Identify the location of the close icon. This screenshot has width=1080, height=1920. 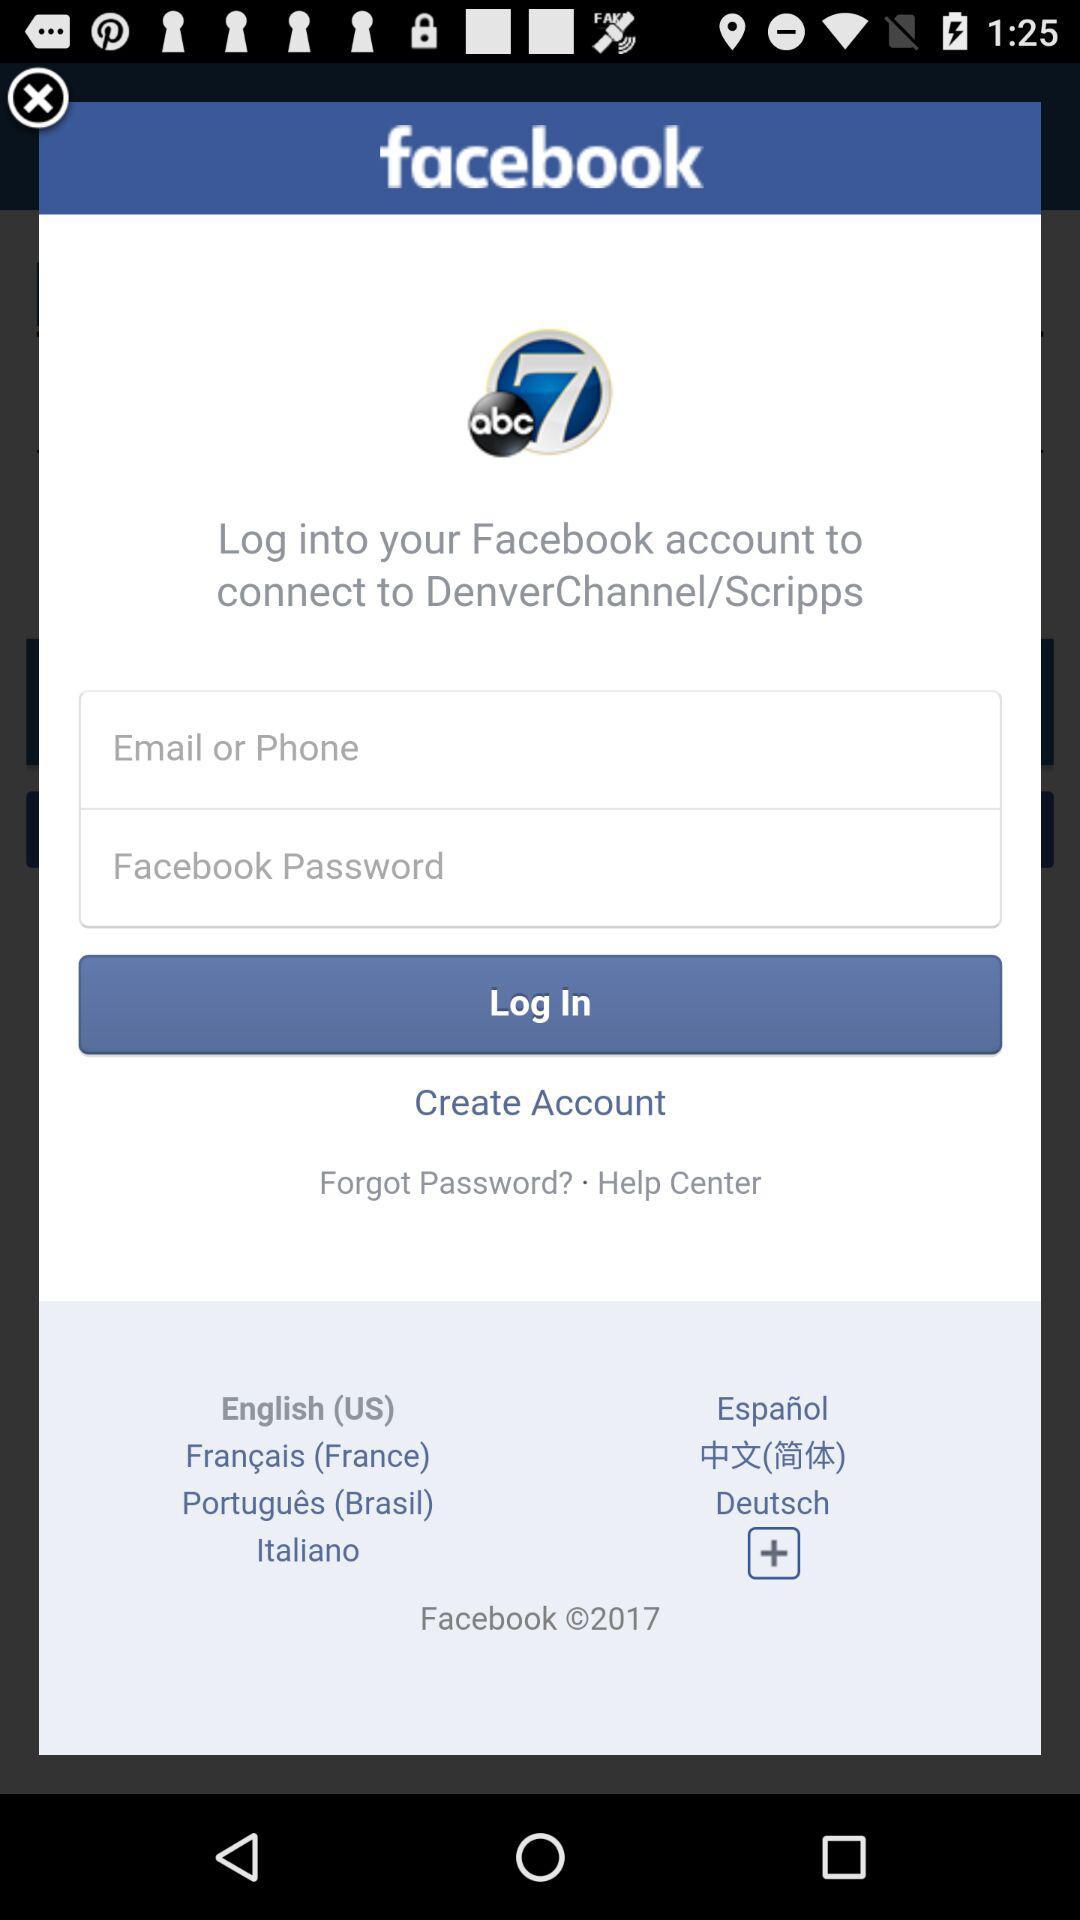
(38, 107).